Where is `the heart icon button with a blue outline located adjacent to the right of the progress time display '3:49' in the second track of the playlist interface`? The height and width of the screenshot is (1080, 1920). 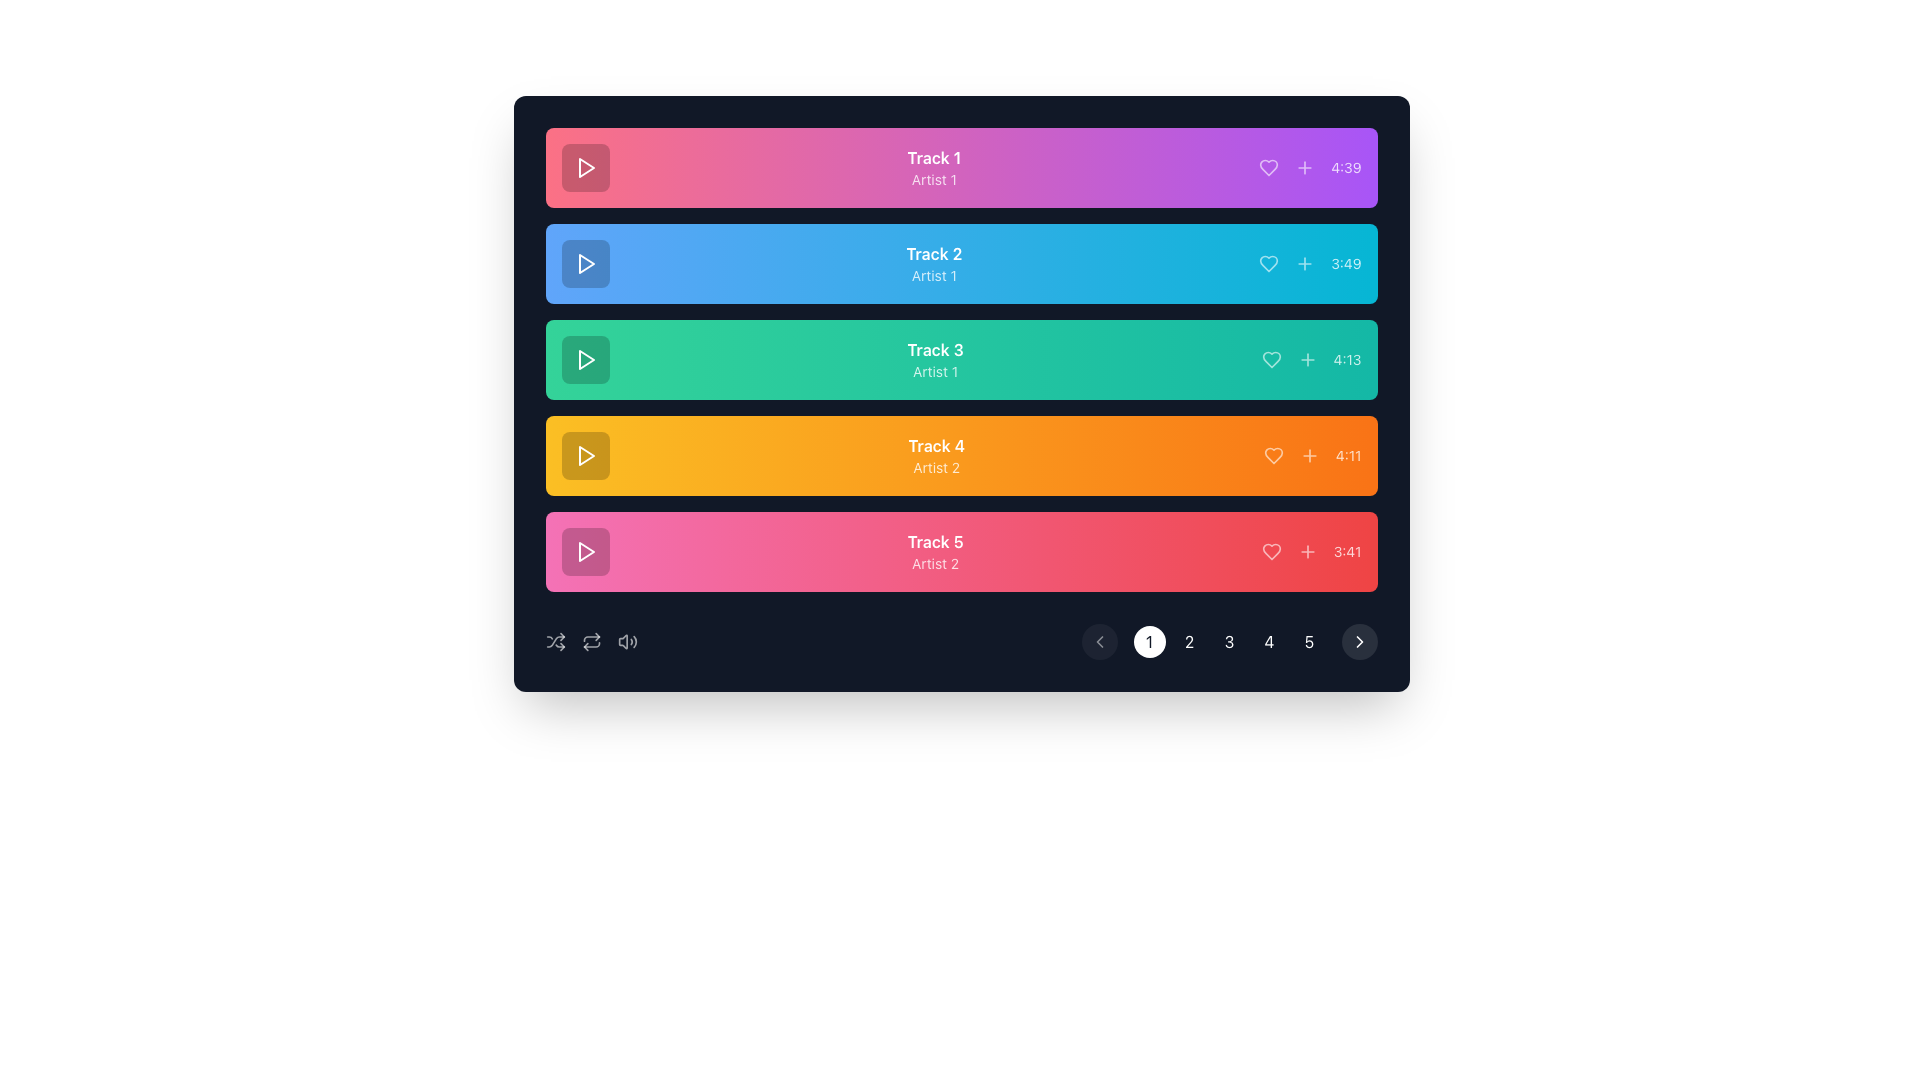
the heart icon button with a blue outline located adjacent to the right of the progress time display '3:49' in the second track of the playlist interface is located at coordinates (1268, 262).